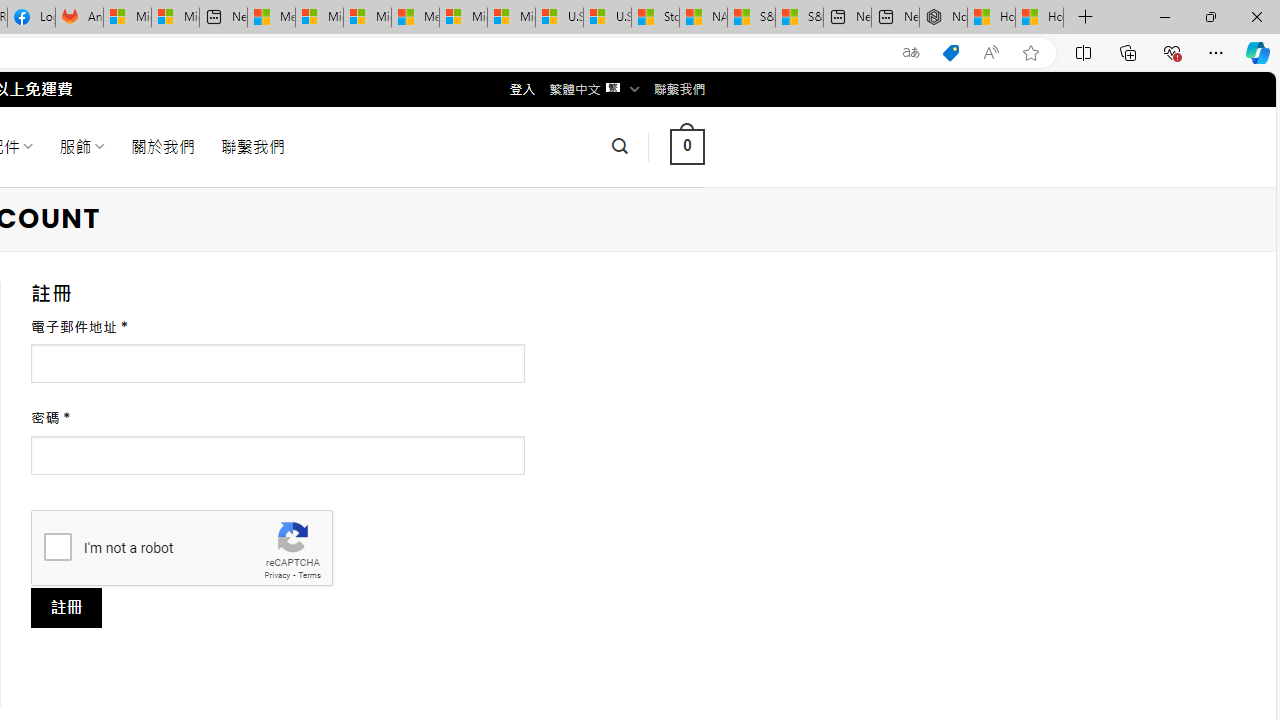 This screenshot has width=1280, height=720. Describe the element at coordinates (276, 575) in the screenshot. I see `'Privacy'` at that location.